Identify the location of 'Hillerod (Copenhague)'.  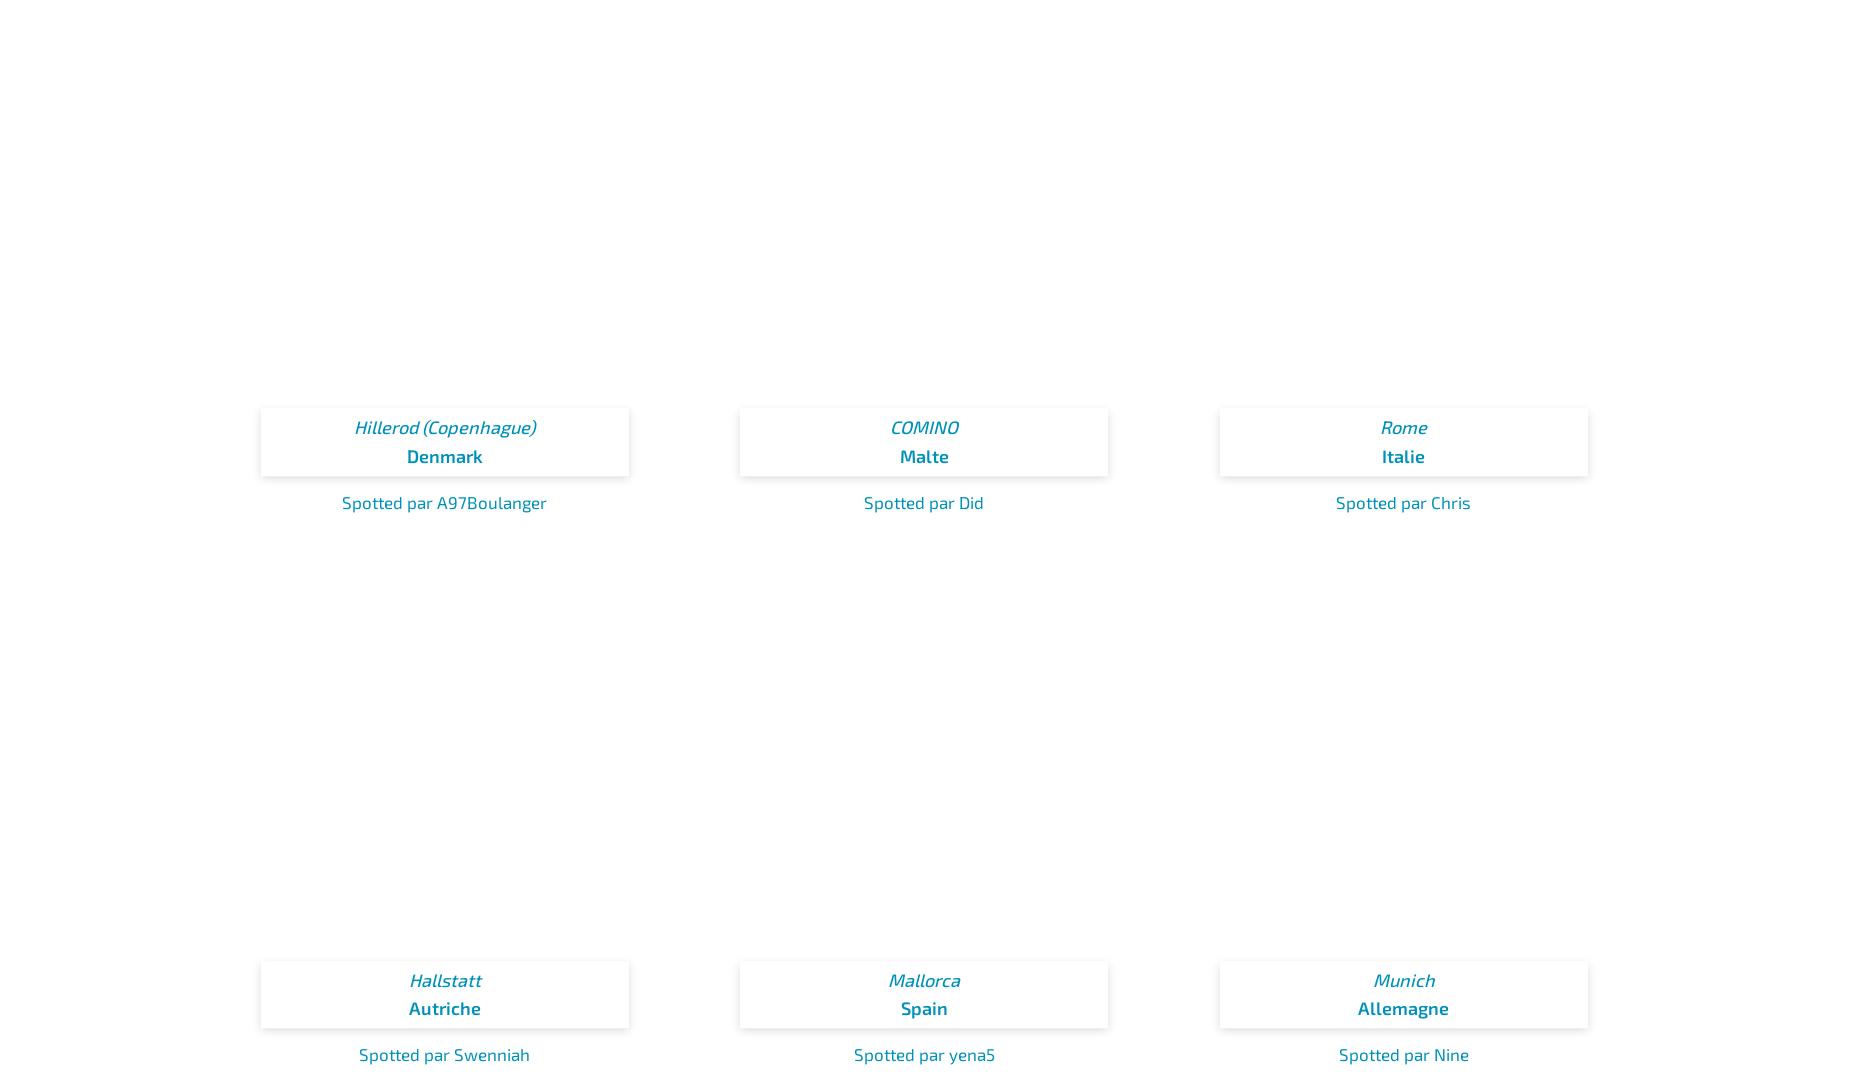
(443, 427).